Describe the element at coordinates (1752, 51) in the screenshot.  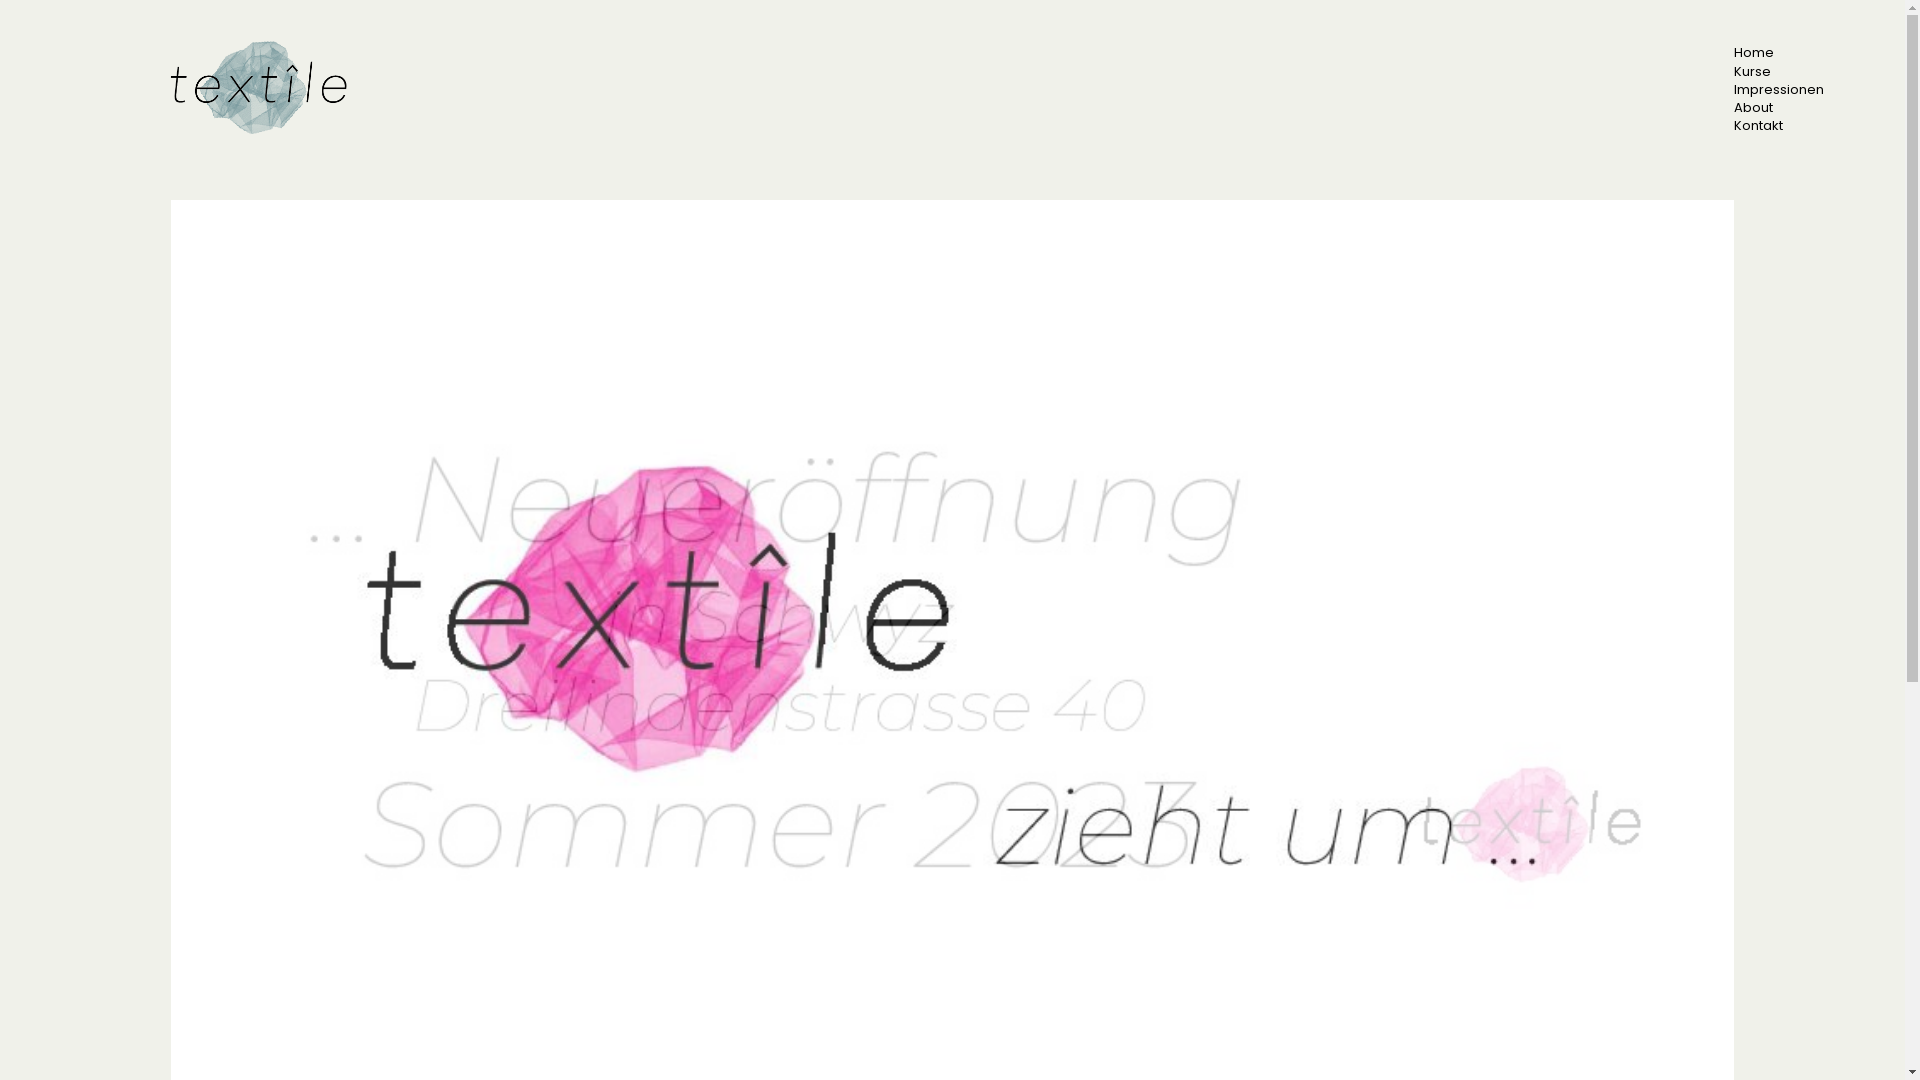
I see `'Home'` at that location.